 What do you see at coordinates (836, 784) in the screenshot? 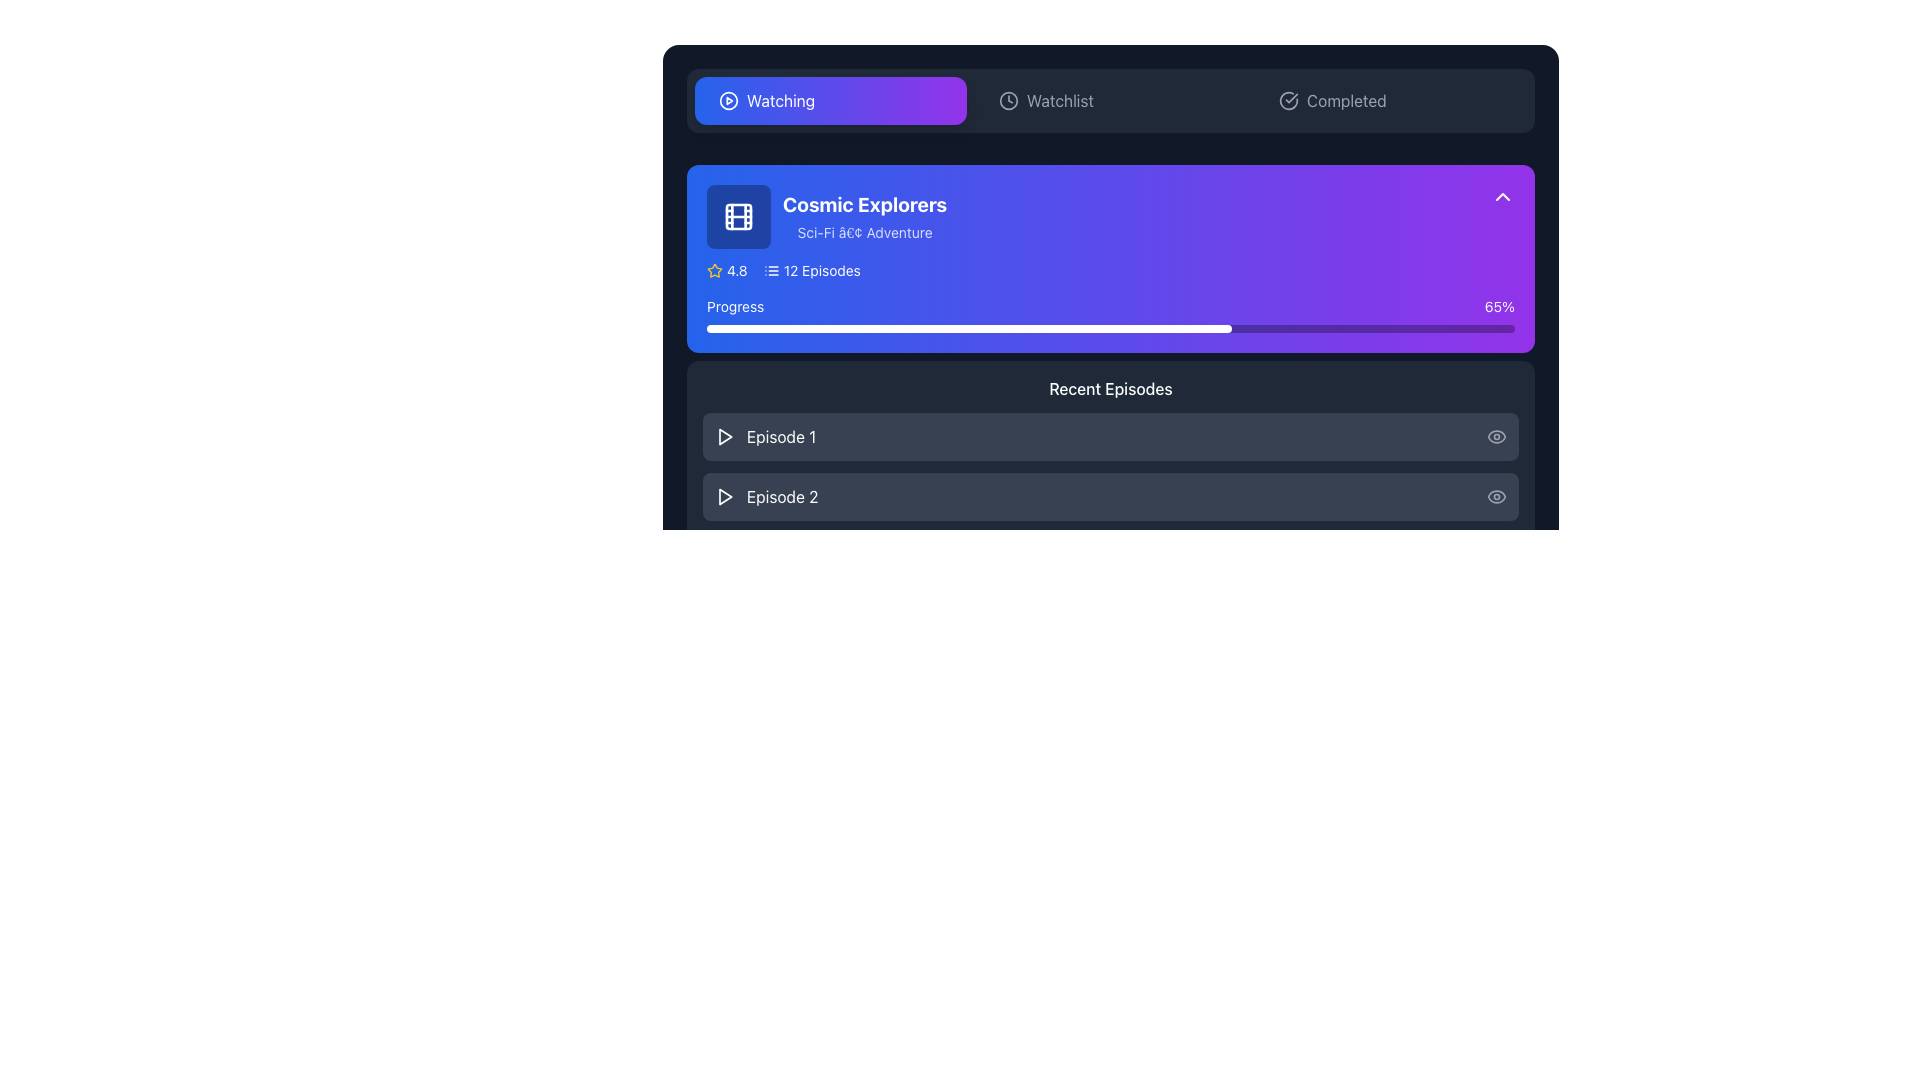
I see `the progress` at bounding box center [836, 784].